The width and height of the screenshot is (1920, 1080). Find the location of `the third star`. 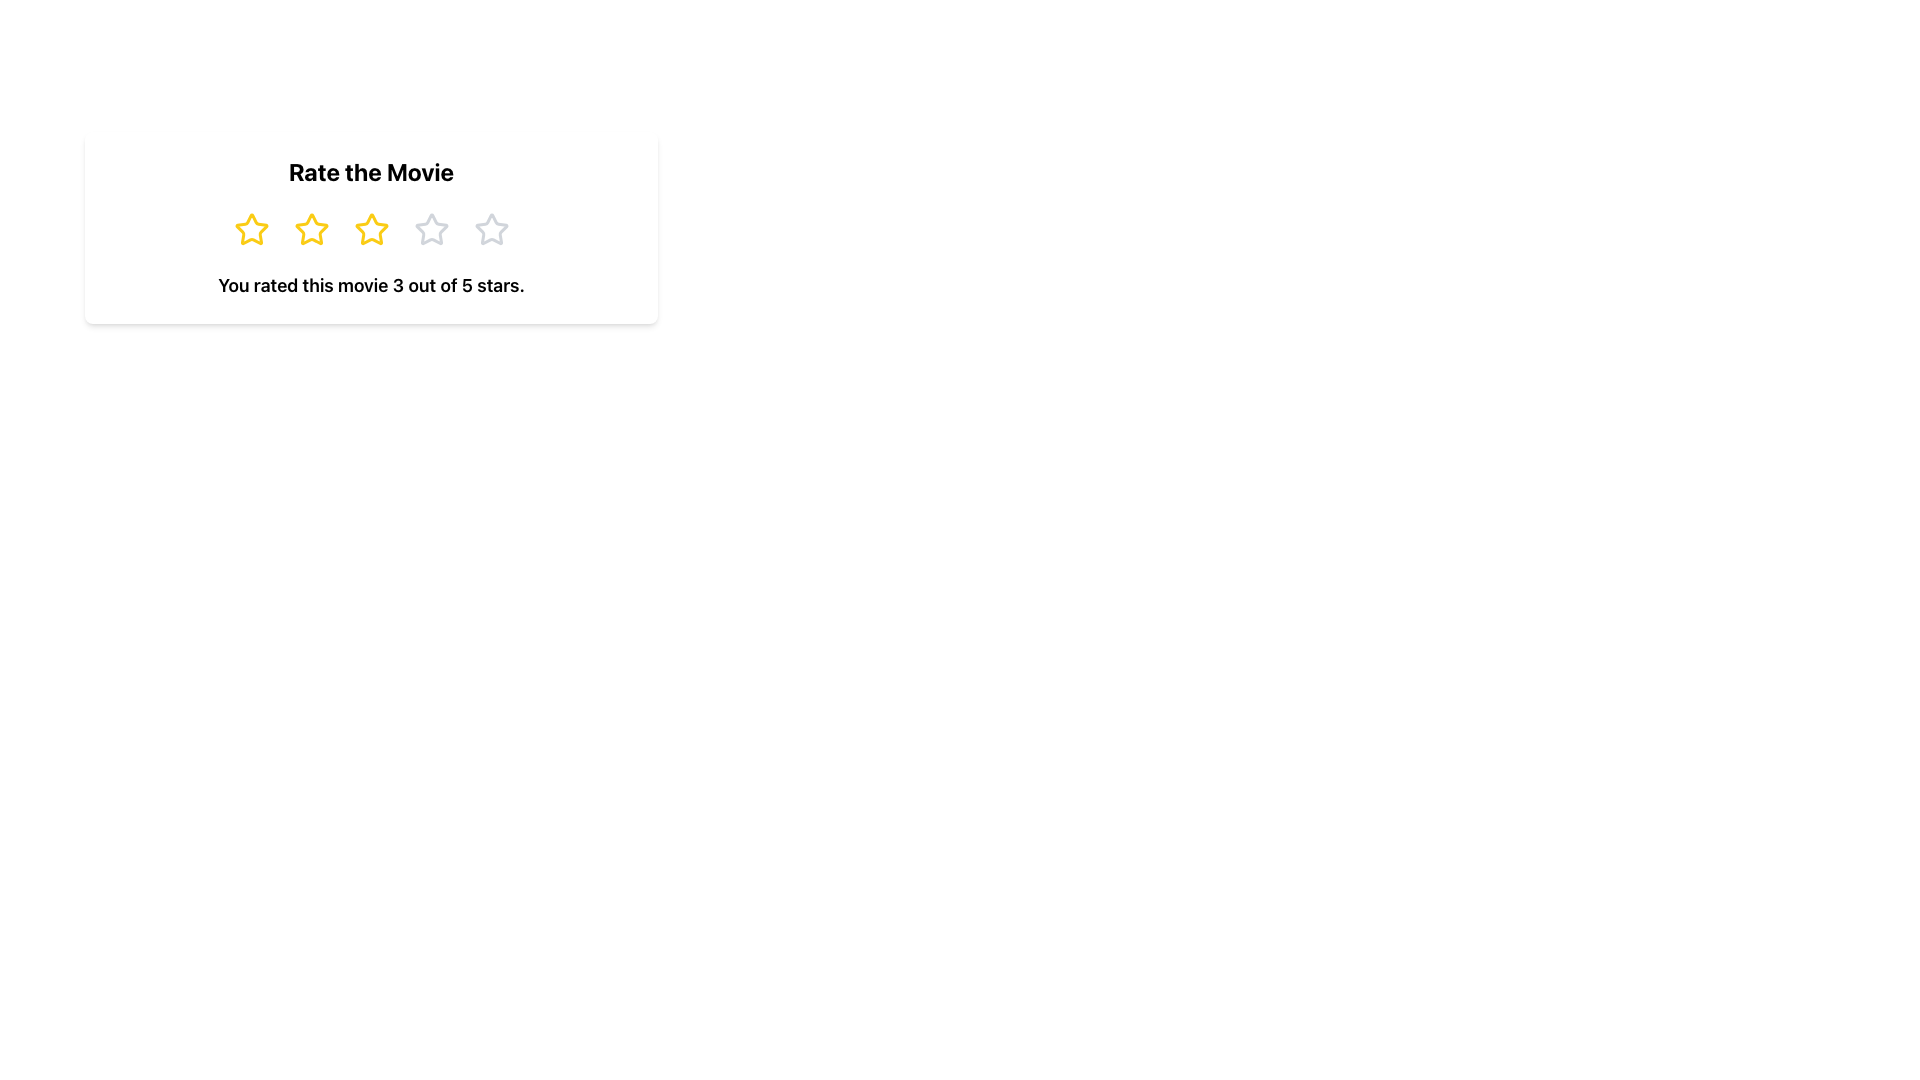

the third star is located at coordinates (371, 229).